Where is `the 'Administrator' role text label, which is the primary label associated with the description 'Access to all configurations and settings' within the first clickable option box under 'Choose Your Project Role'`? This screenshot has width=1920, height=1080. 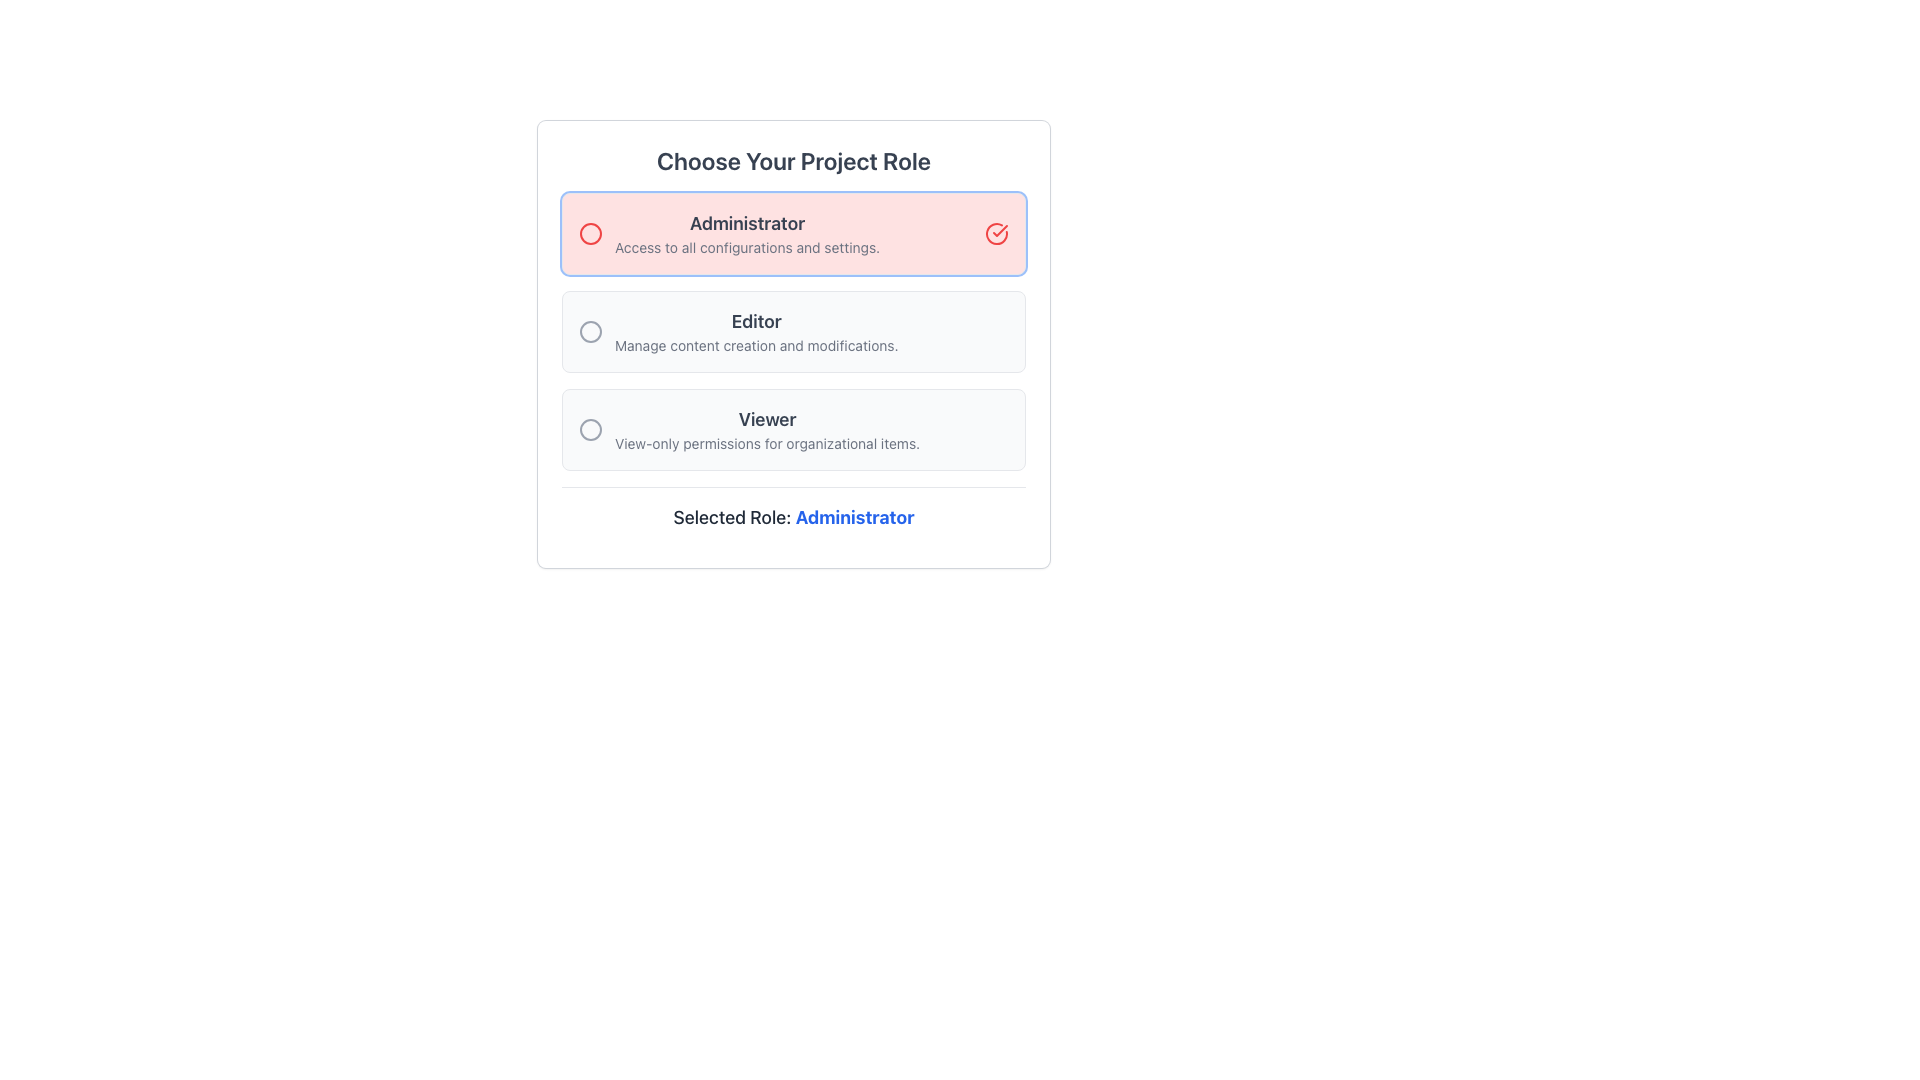
the 'Administrator' role text label, which is the primary label associated with the description 'Access to all configurations and settings' within the first clickable option box under 'Choose Your Project Role' is located at coordinates (746, 223).